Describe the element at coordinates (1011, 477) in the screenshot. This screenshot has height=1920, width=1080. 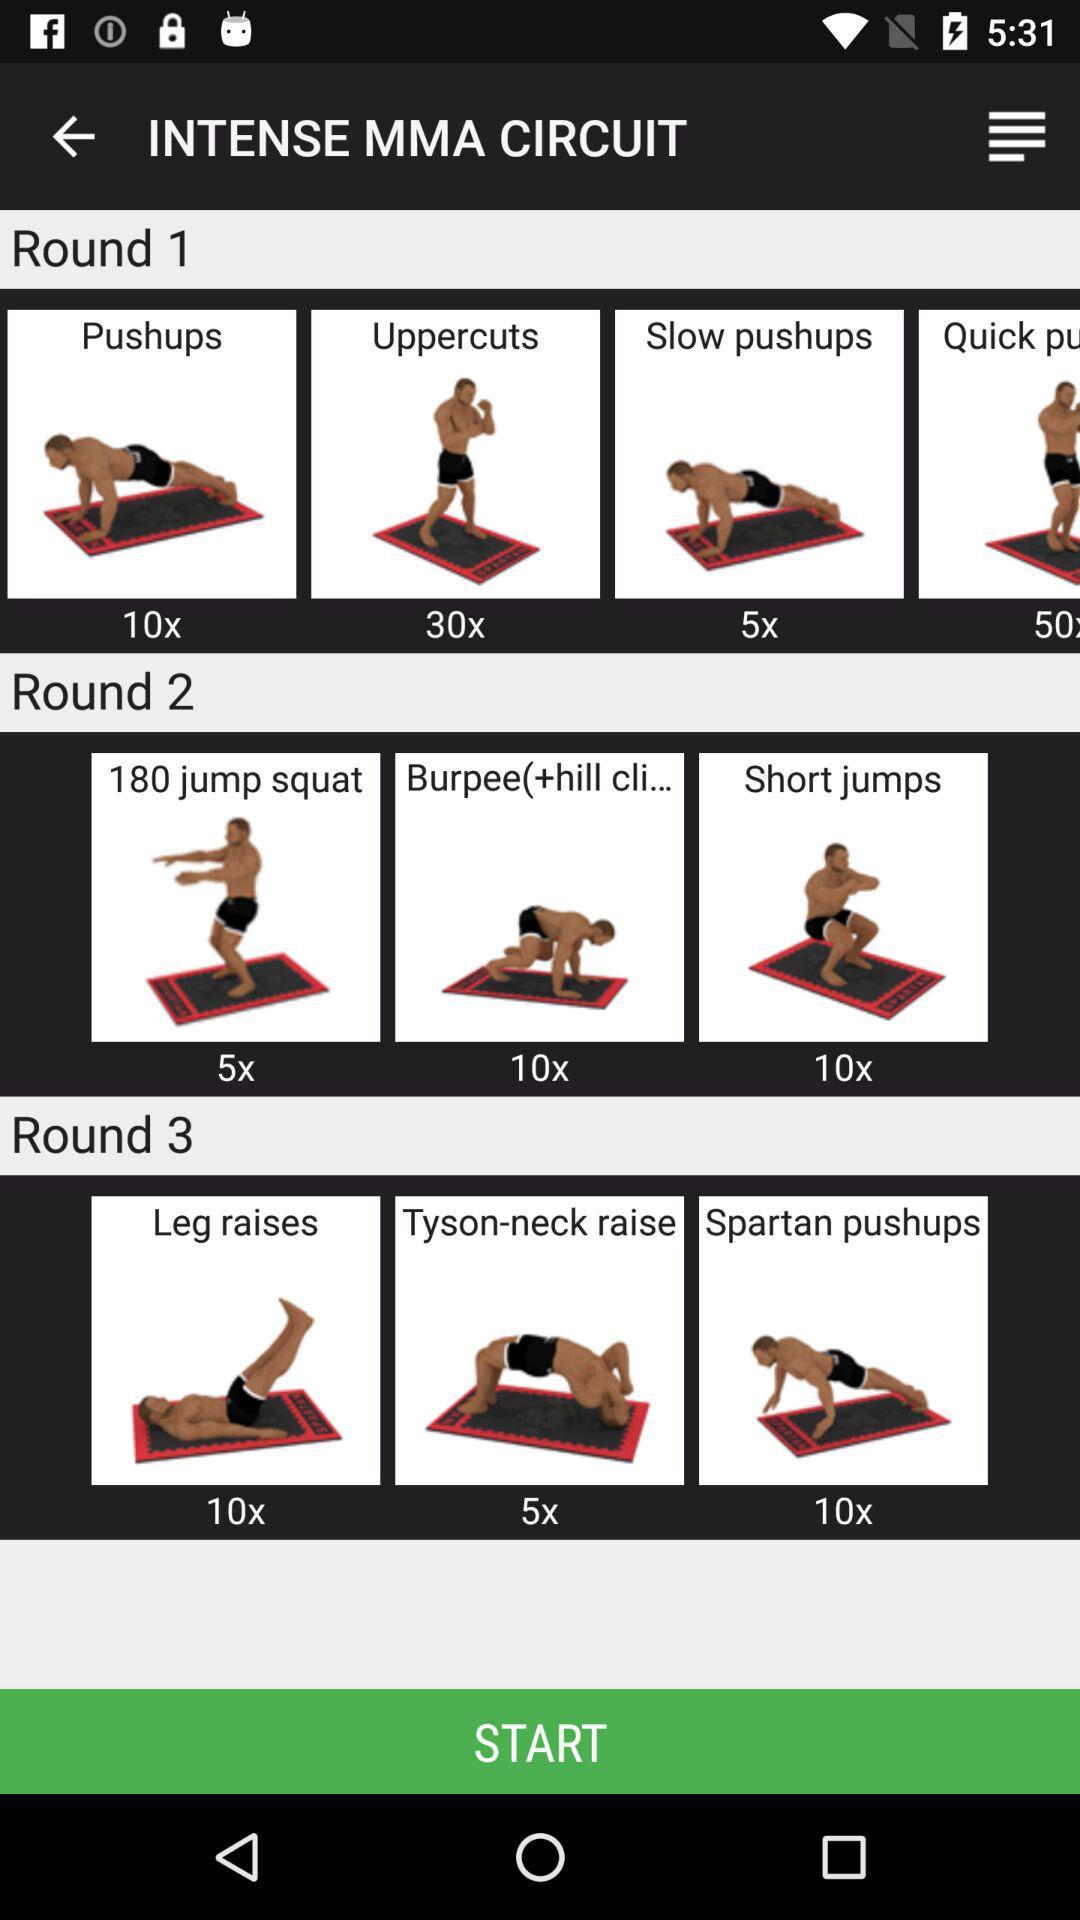
I see `show picture` at that location.